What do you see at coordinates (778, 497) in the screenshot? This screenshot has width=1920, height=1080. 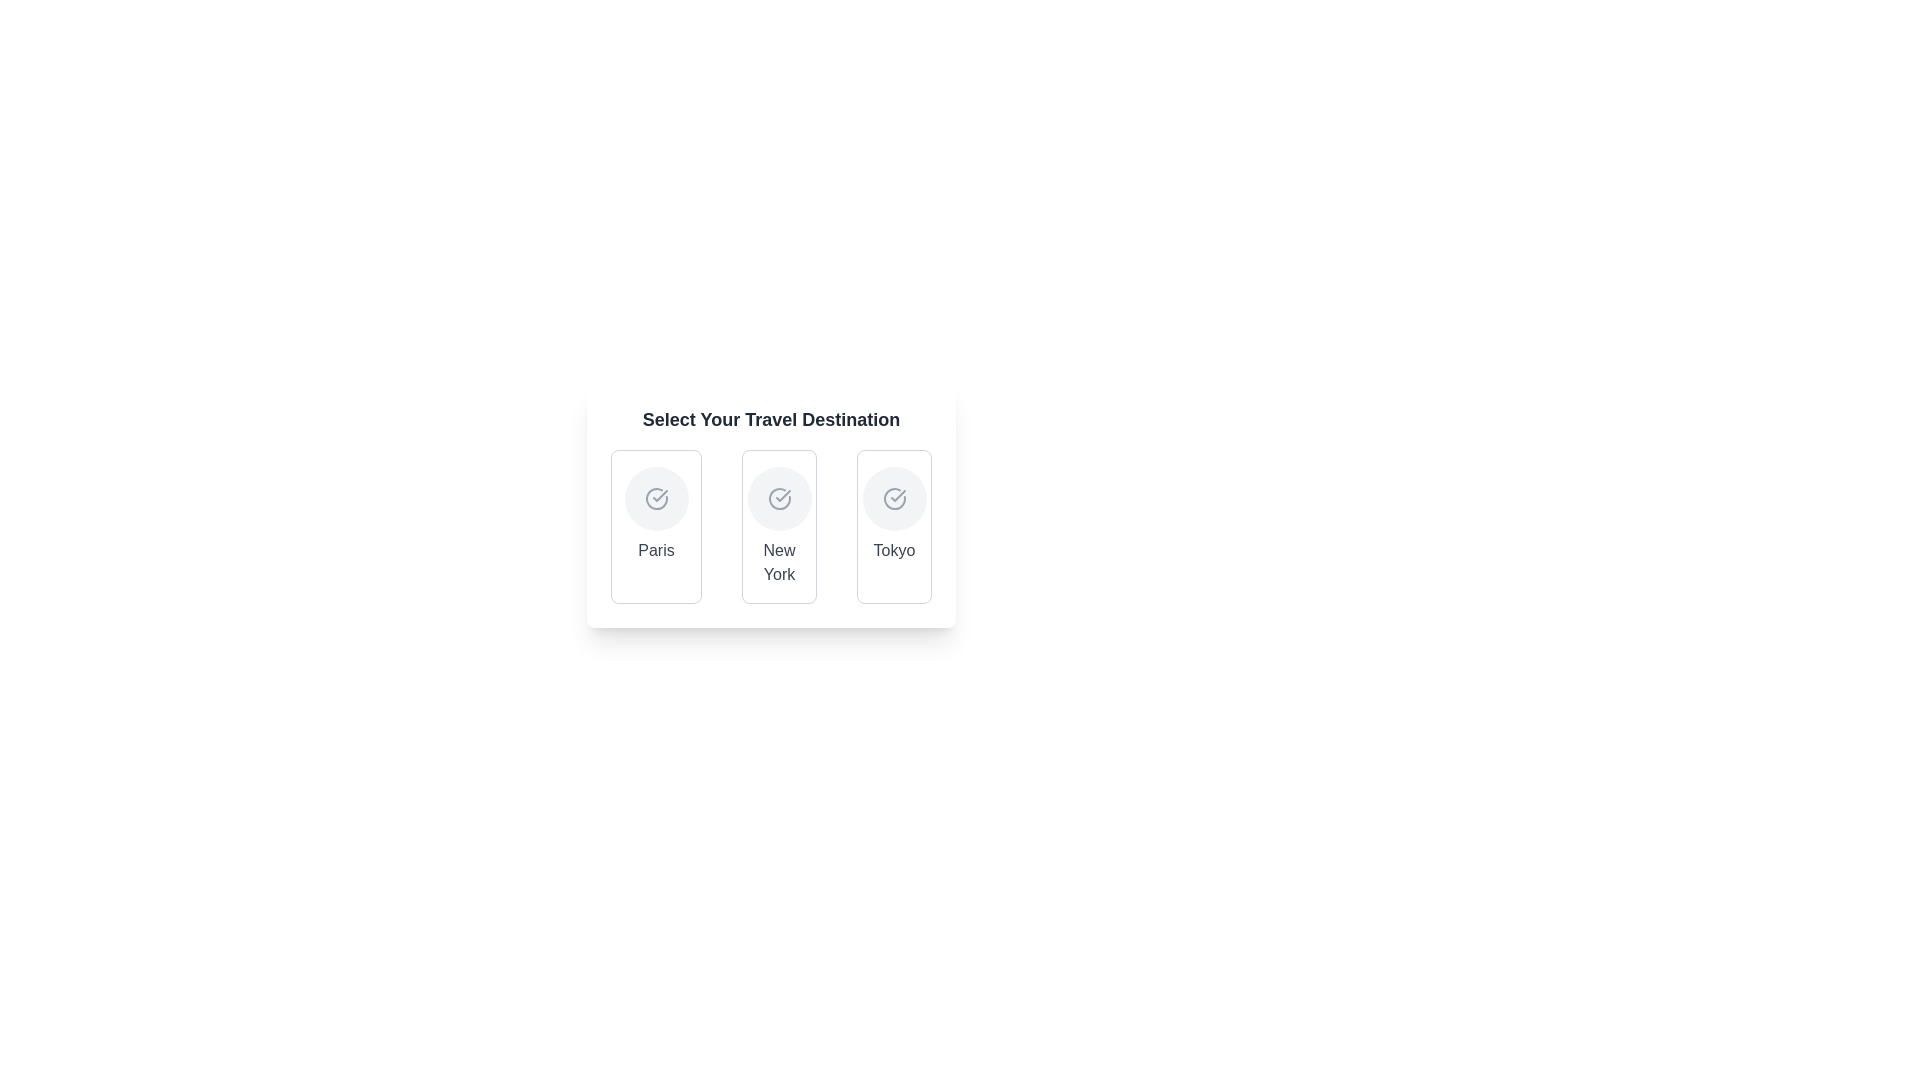 I see `the circular checkmark icon located in the center of the 'New York' card` at bounding box center [778, 497].